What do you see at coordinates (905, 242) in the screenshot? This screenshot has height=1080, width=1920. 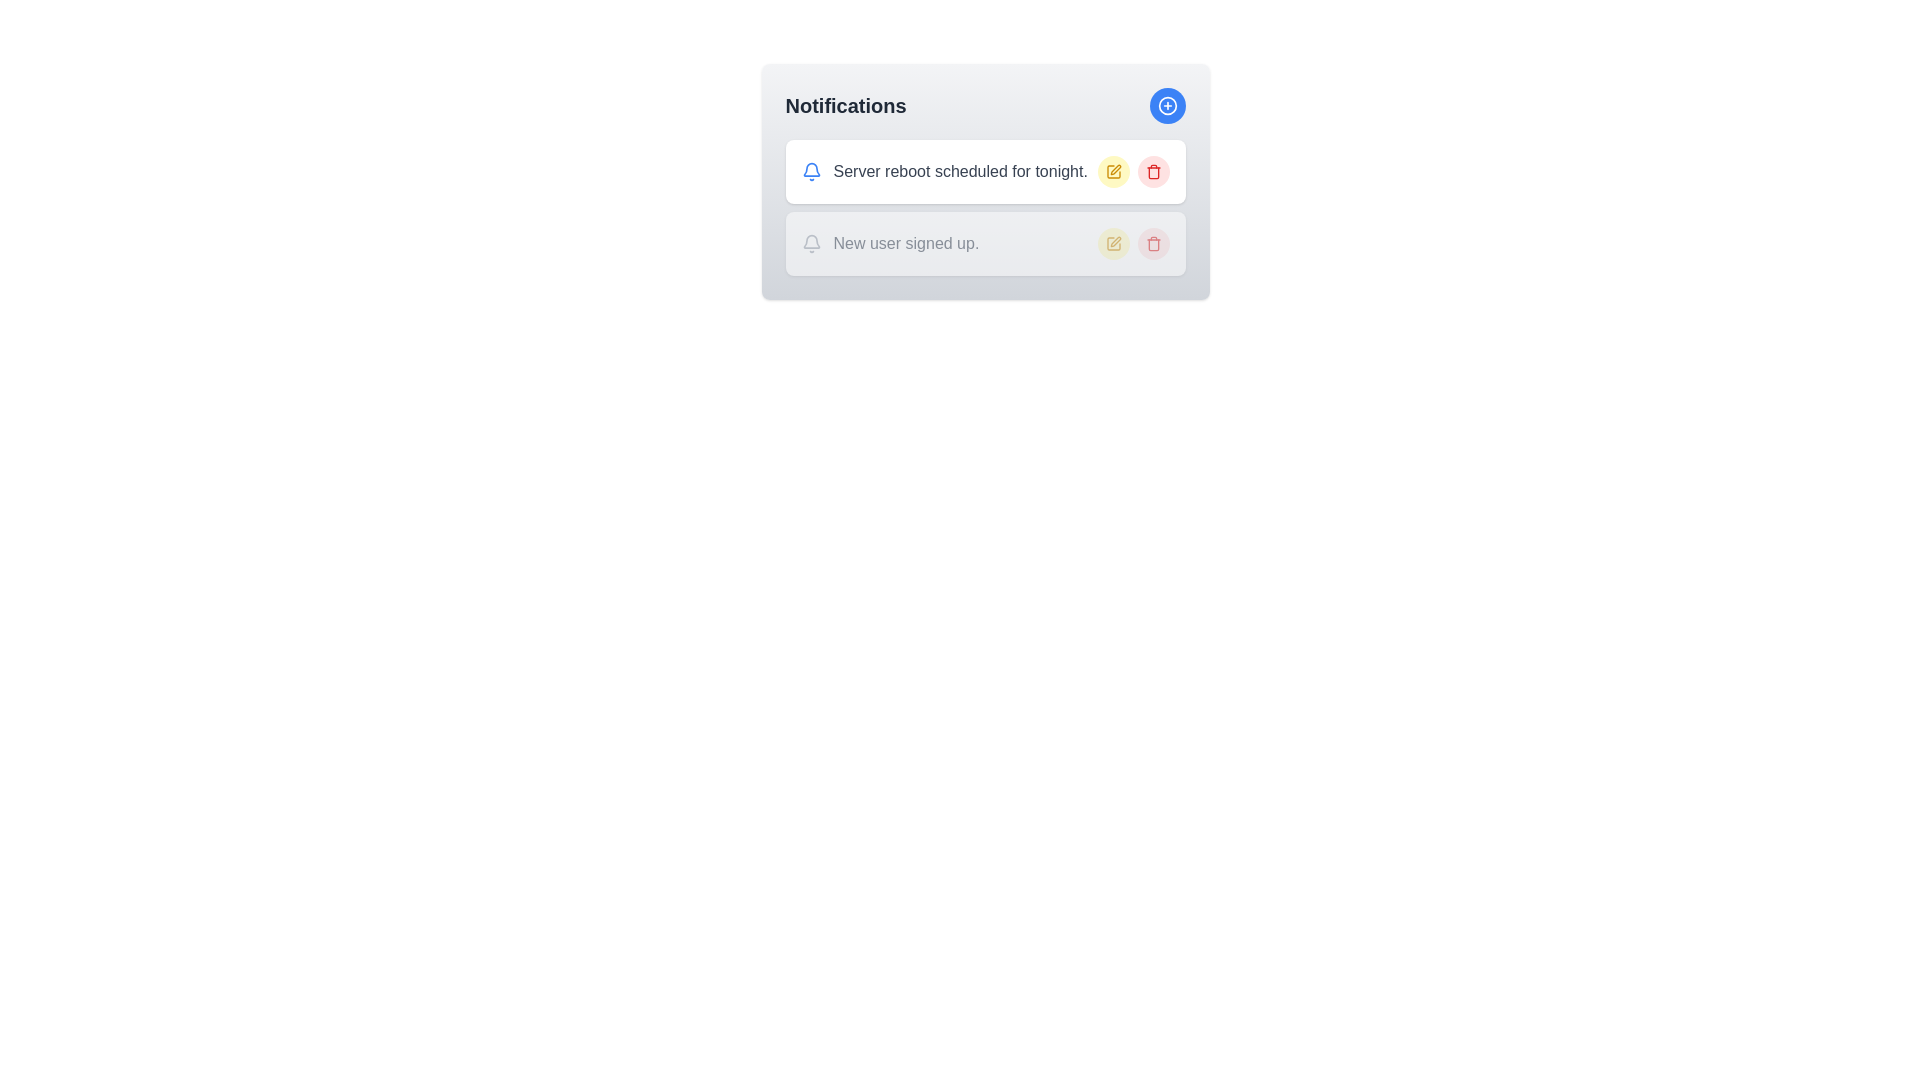 I see `the notification text label that displays a message about a new user sign-up event, located below the bell icon and aligned with two interactive icons on its right side` at bounding box center [905, 242].